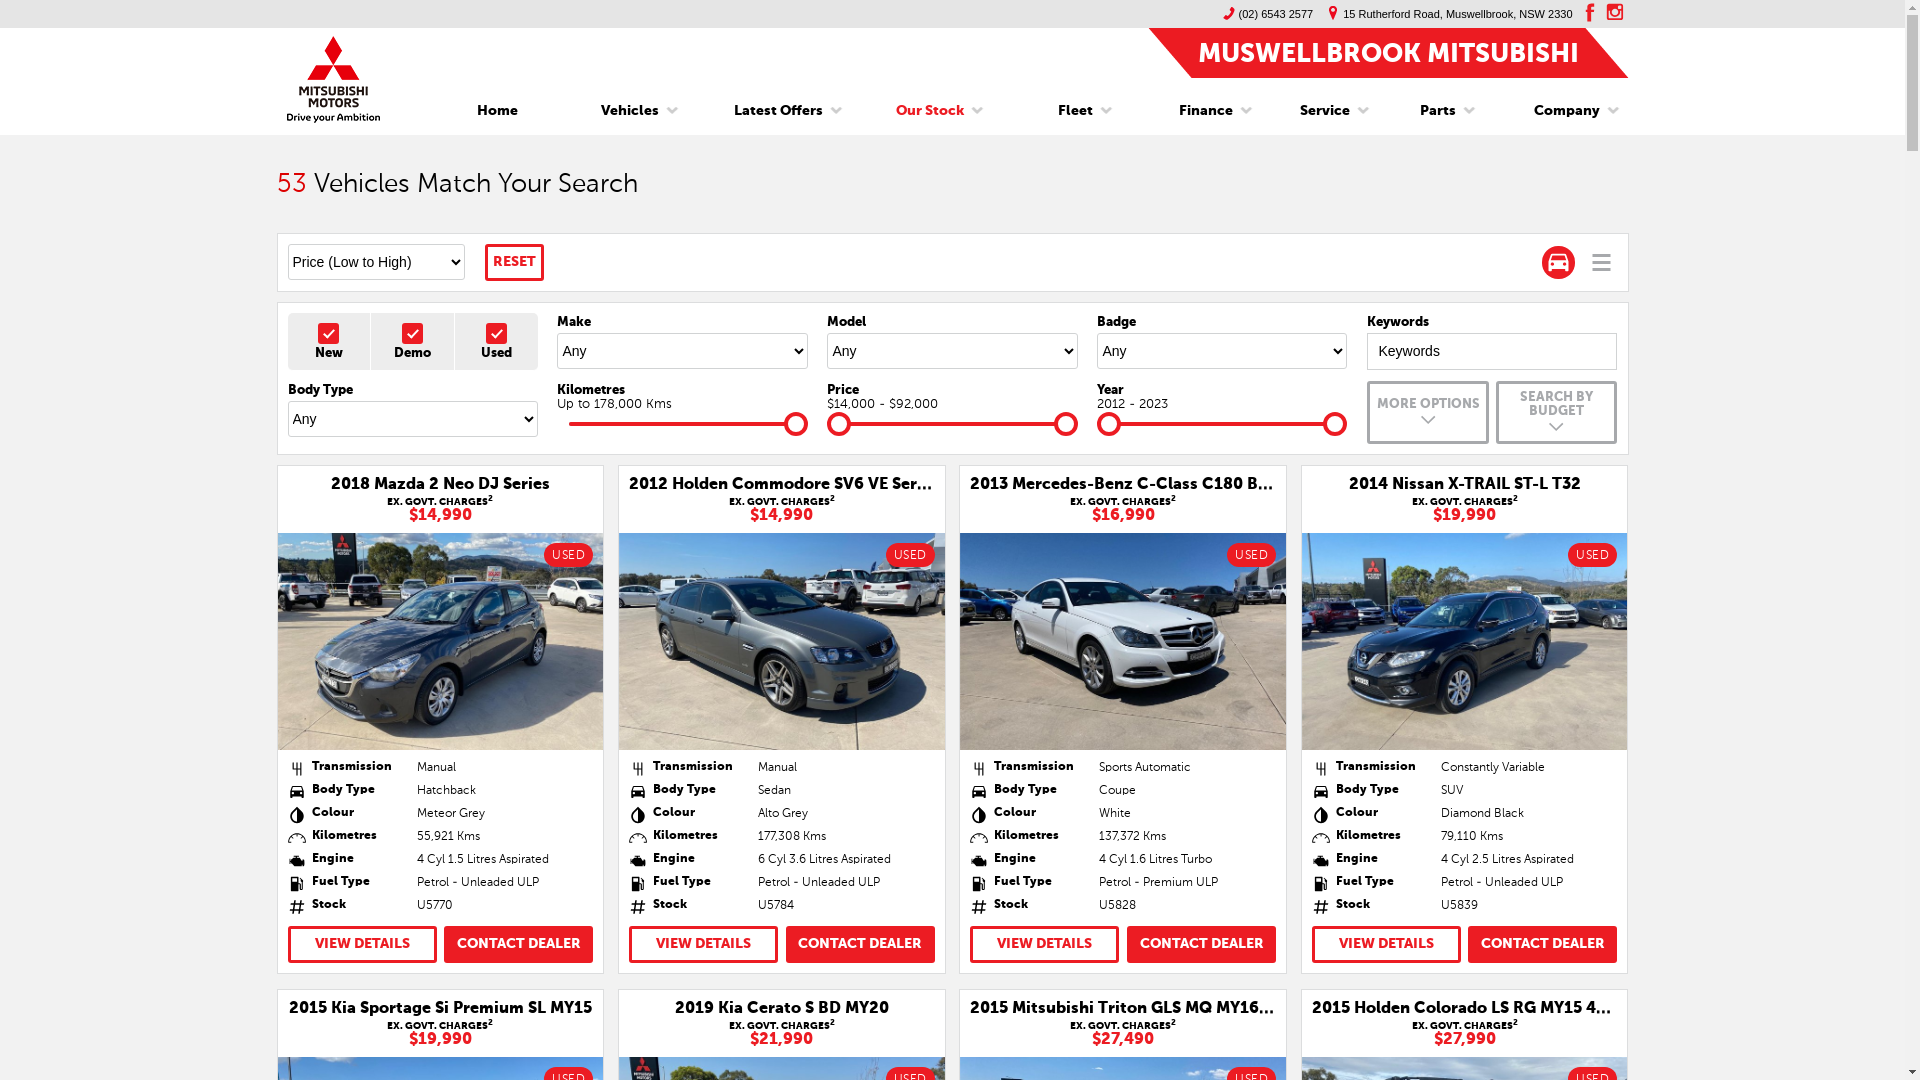 The image size is (1920, 1080). Describe the element at coordinates (513, 261) in the screenshot. I see `'RESET'` at that location.